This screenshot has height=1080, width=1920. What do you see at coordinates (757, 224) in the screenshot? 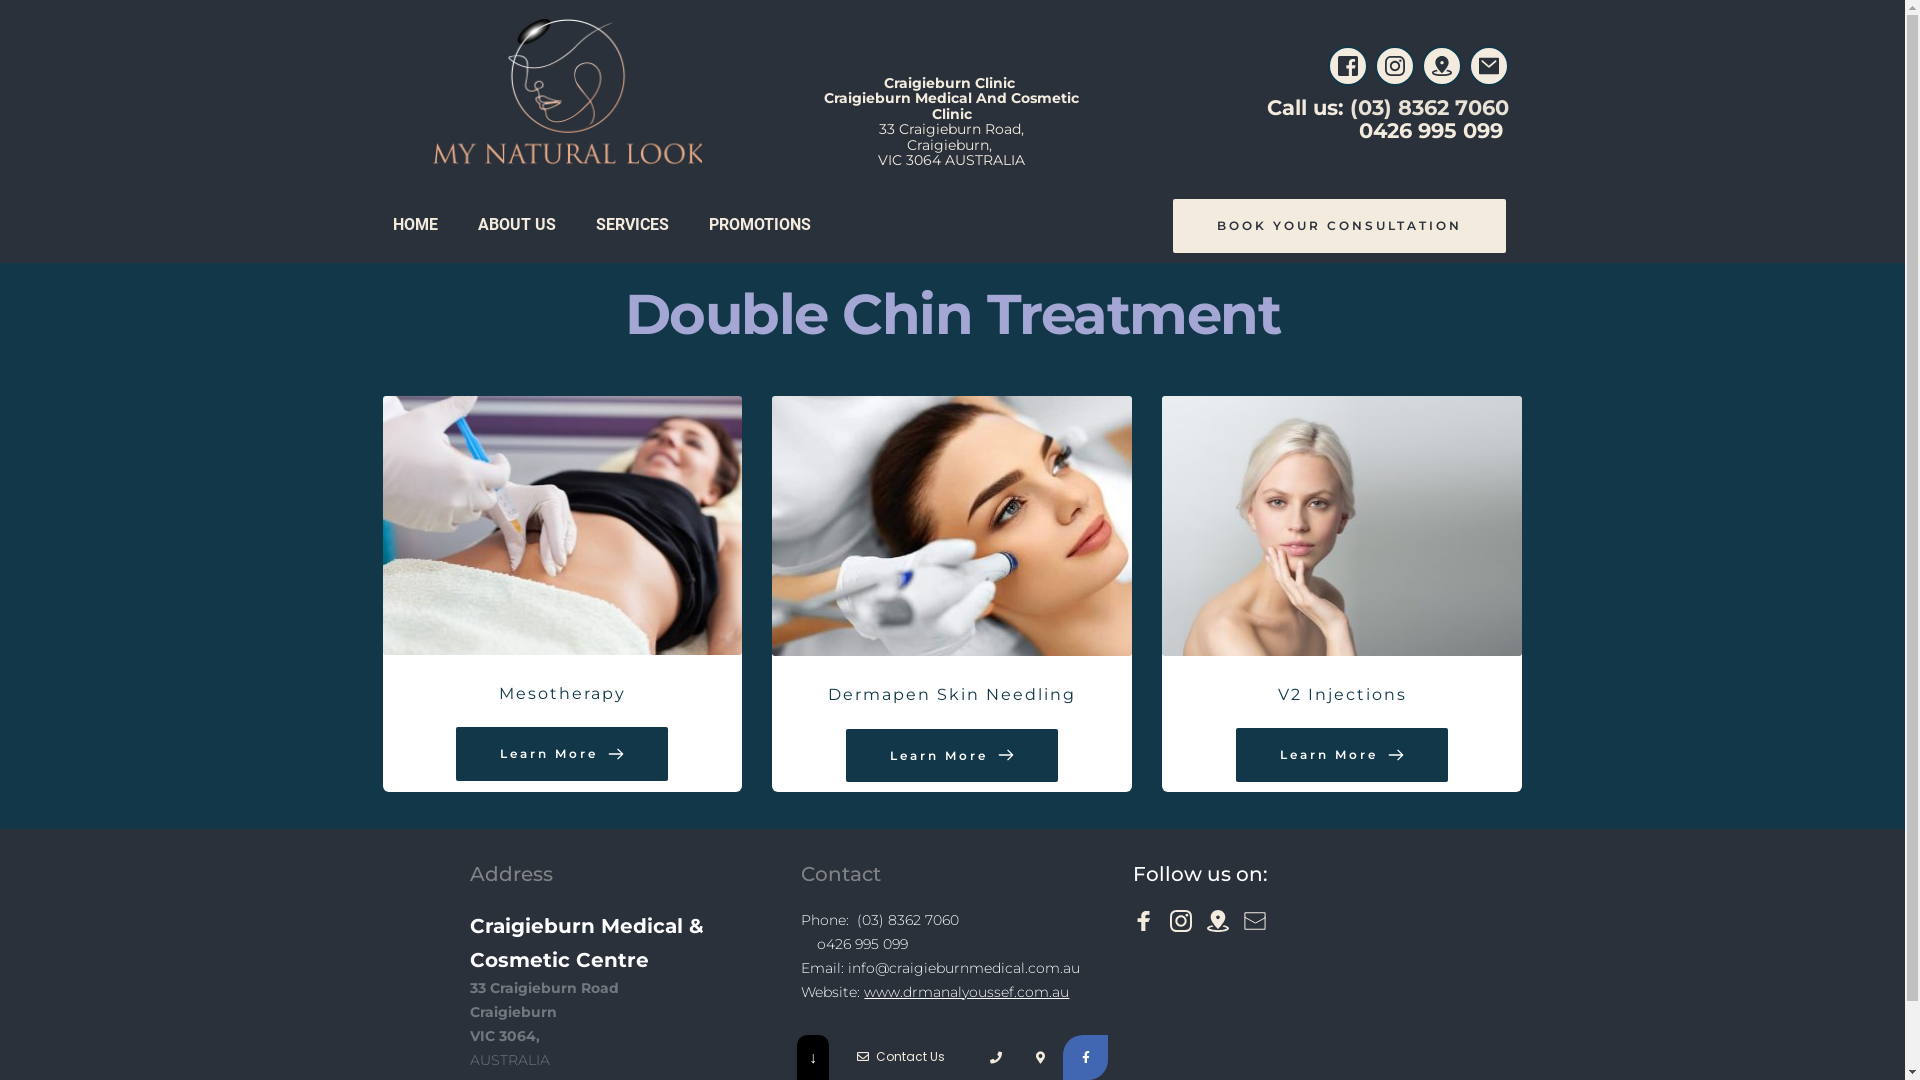
I see `'PROMOTIONS'` at bounding box center [757, 224].